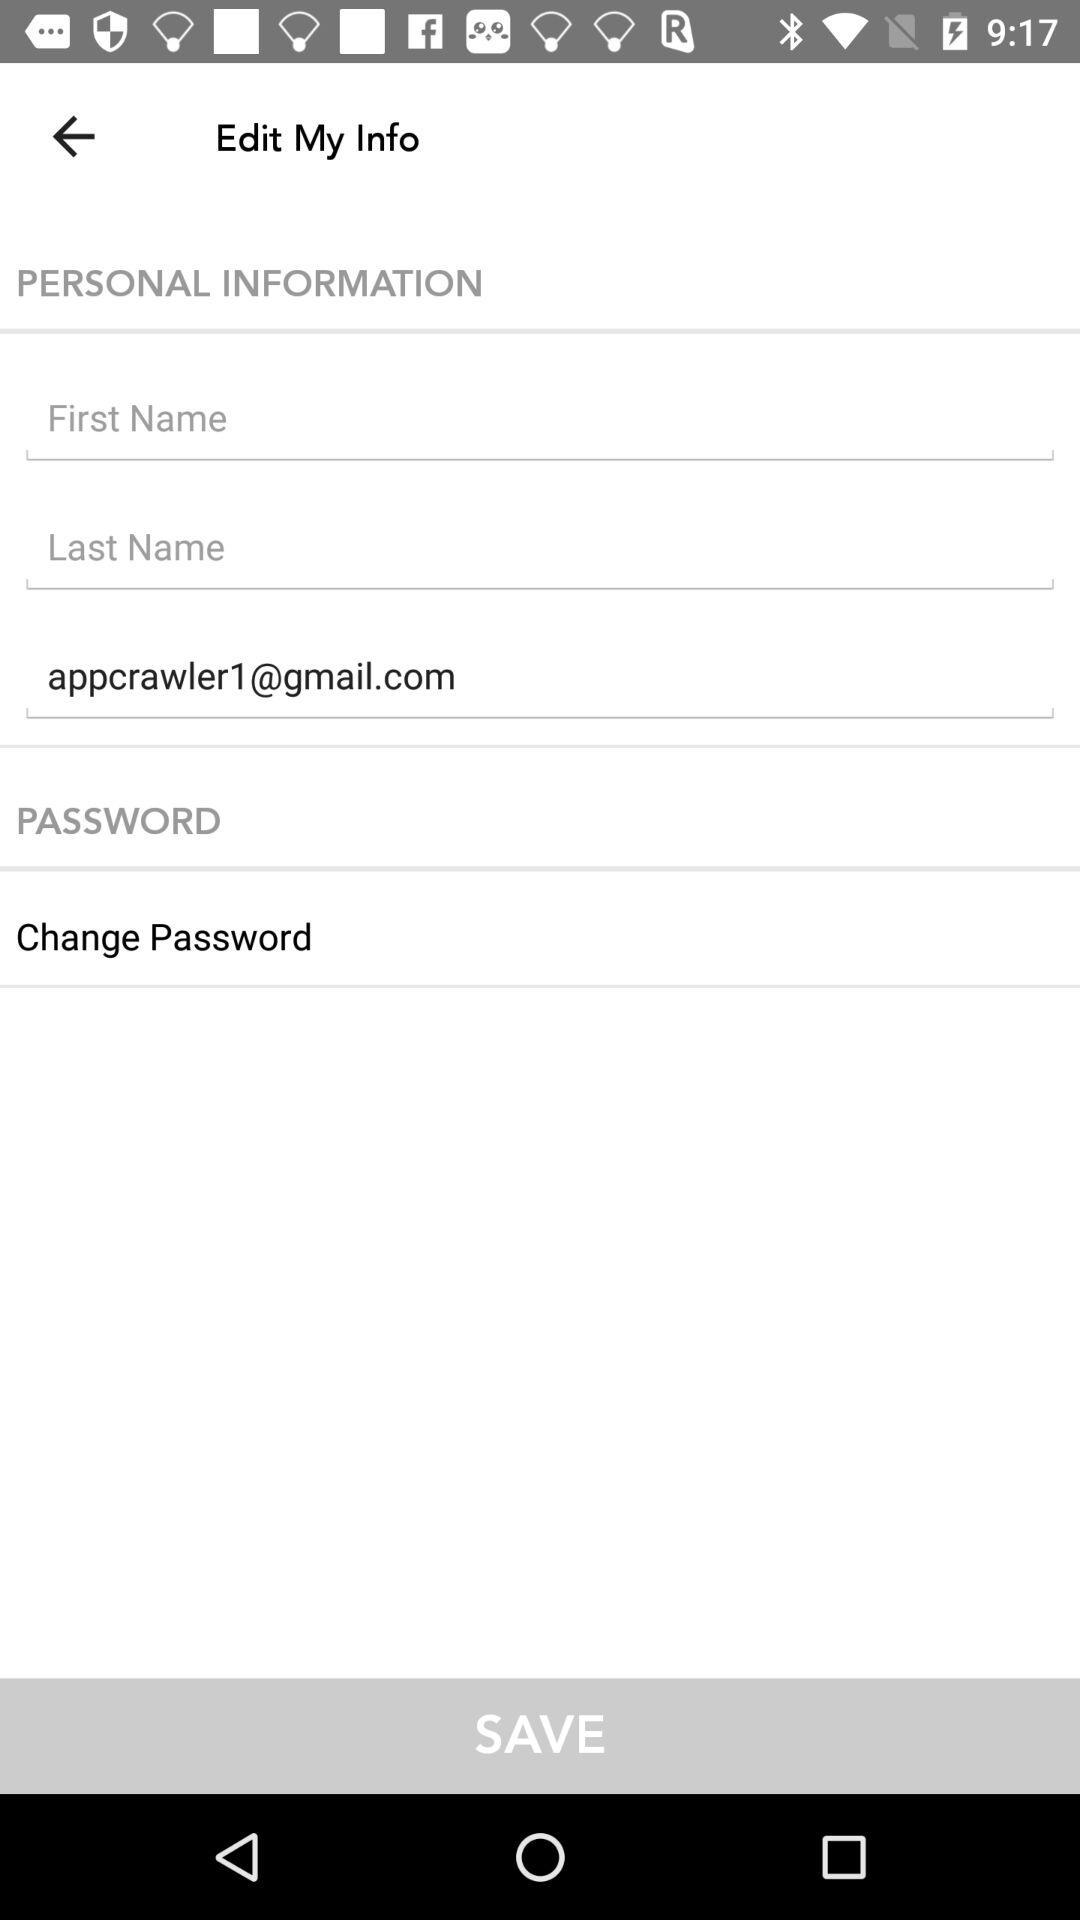  I want to click on the item above the personal information item, so click(72, 135).